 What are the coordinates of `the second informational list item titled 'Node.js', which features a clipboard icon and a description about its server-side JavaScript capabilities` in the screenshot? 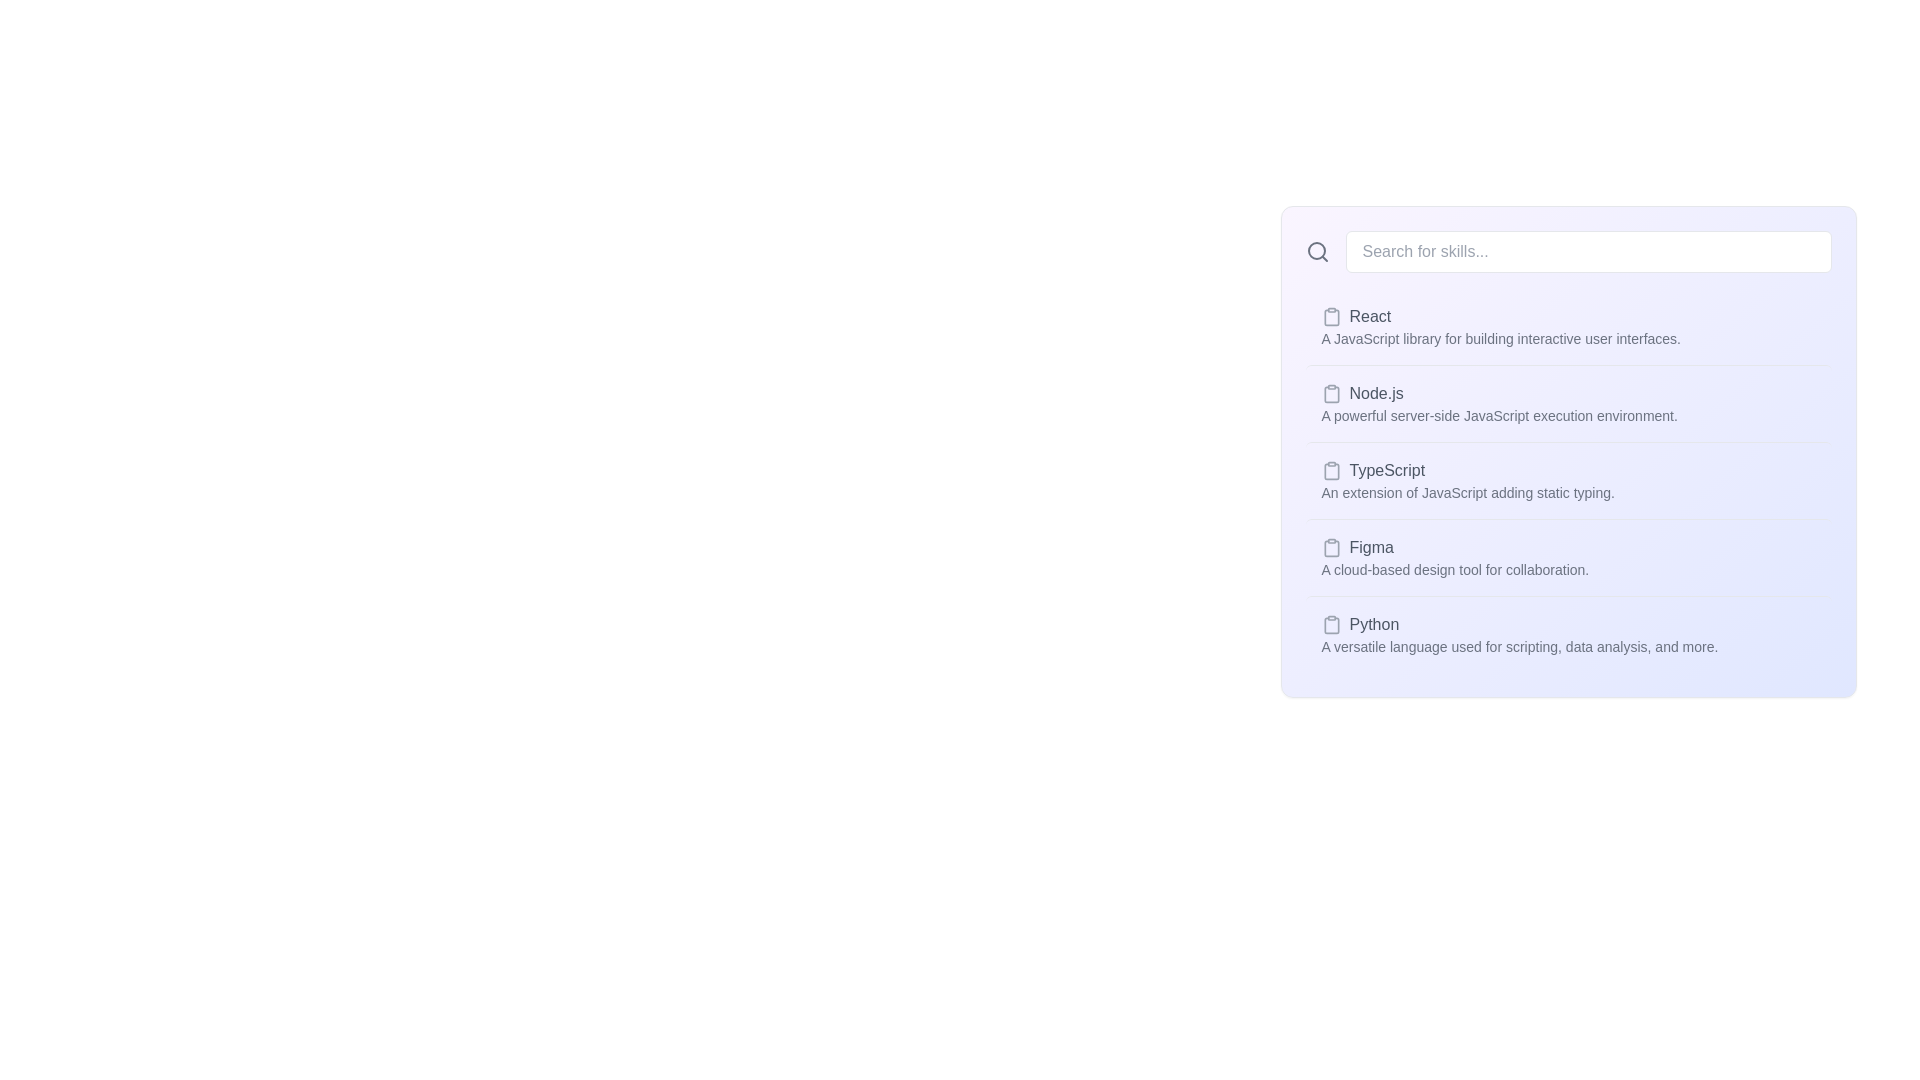 It's located at (1498, 404).